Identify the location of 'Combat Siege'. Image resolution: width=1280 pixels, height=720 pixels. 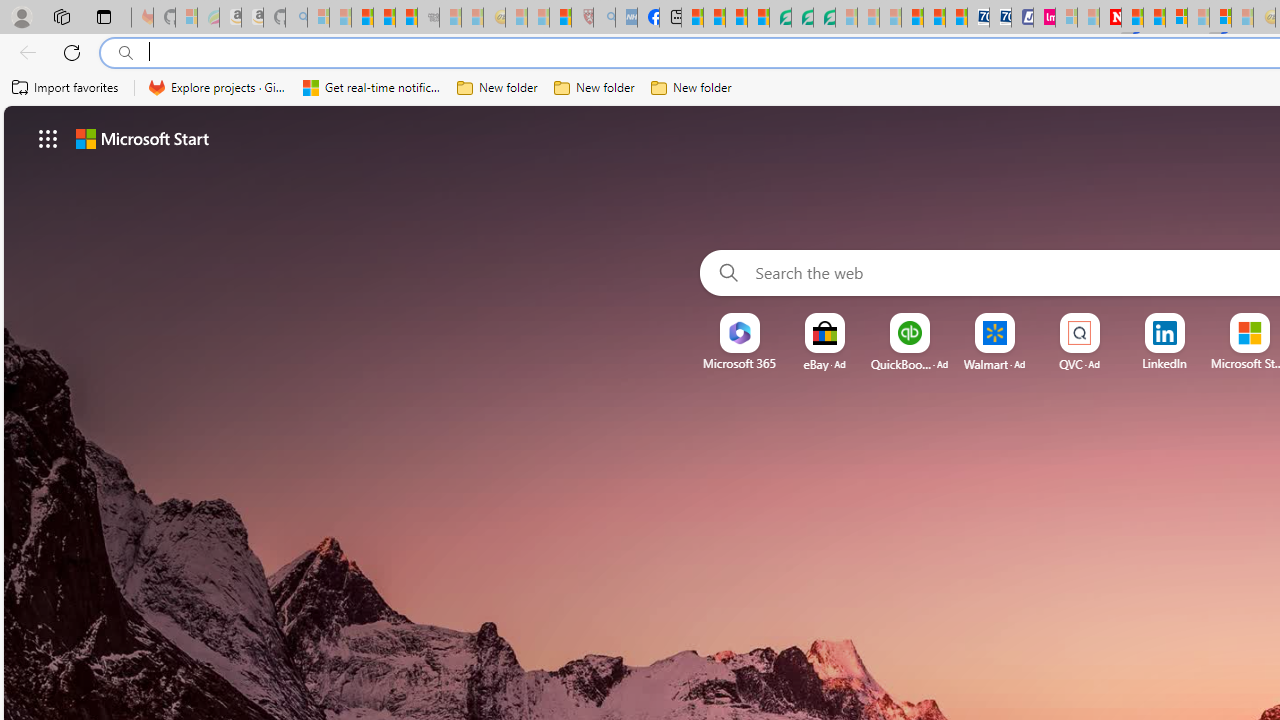
(427, 17).